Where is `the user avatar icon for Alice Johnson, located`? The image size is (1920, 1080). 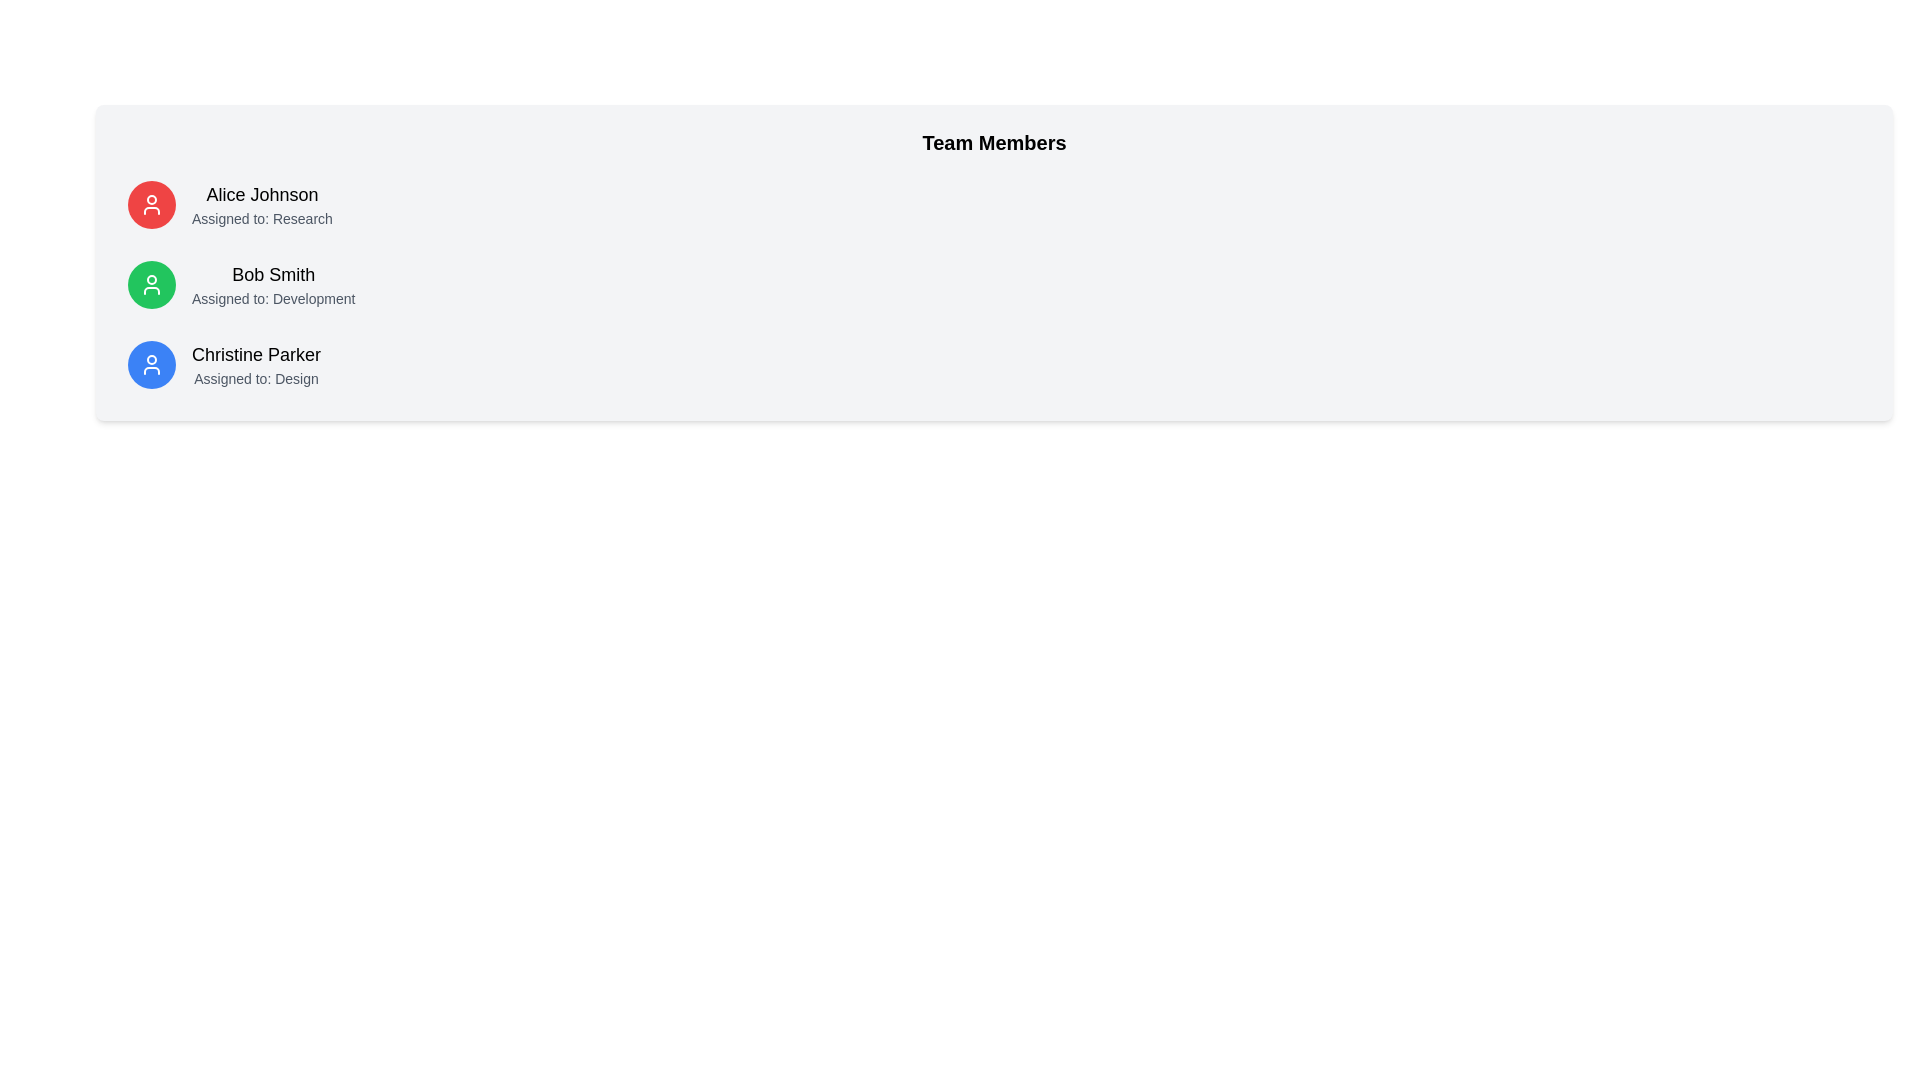
the user avatar icon for Alice Johnson, located is located at coordinates (151, 204).